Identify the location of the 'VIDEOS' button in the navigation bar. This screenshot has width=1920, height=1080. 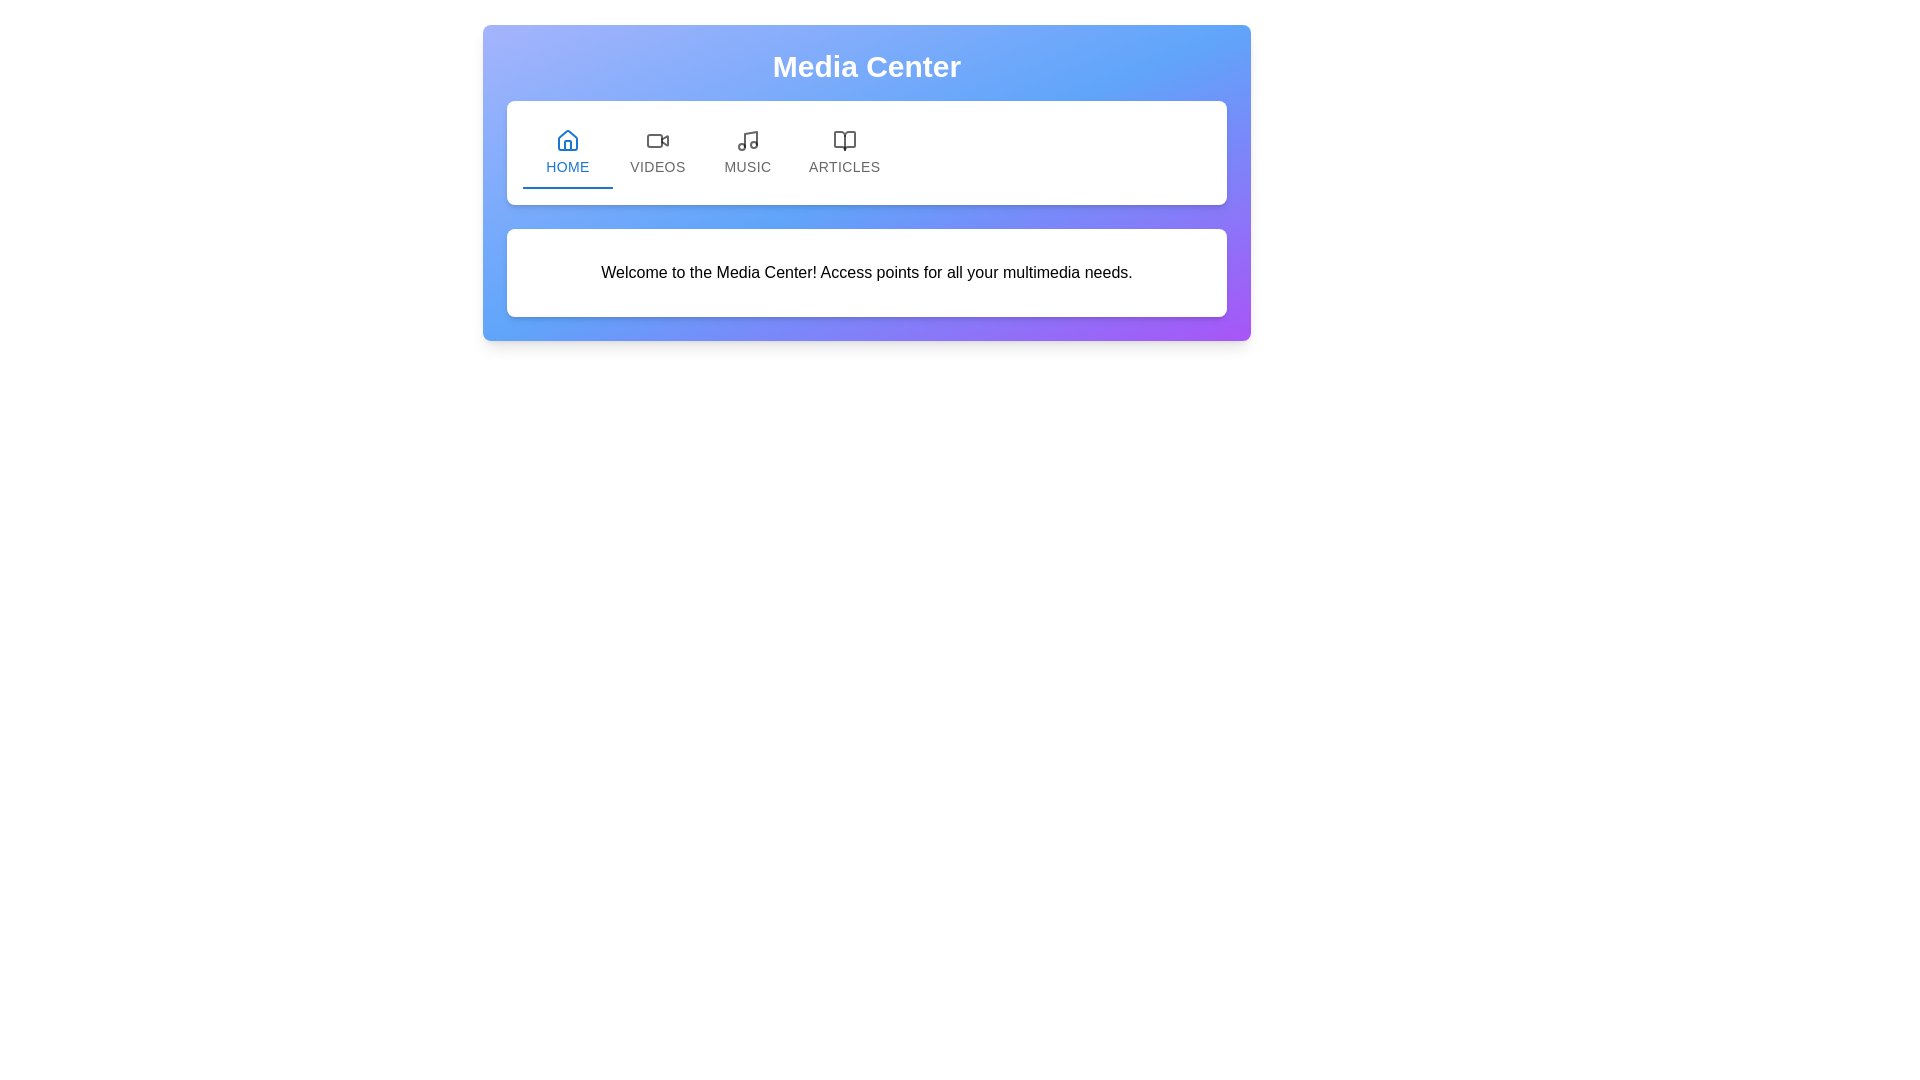
(657, 152).